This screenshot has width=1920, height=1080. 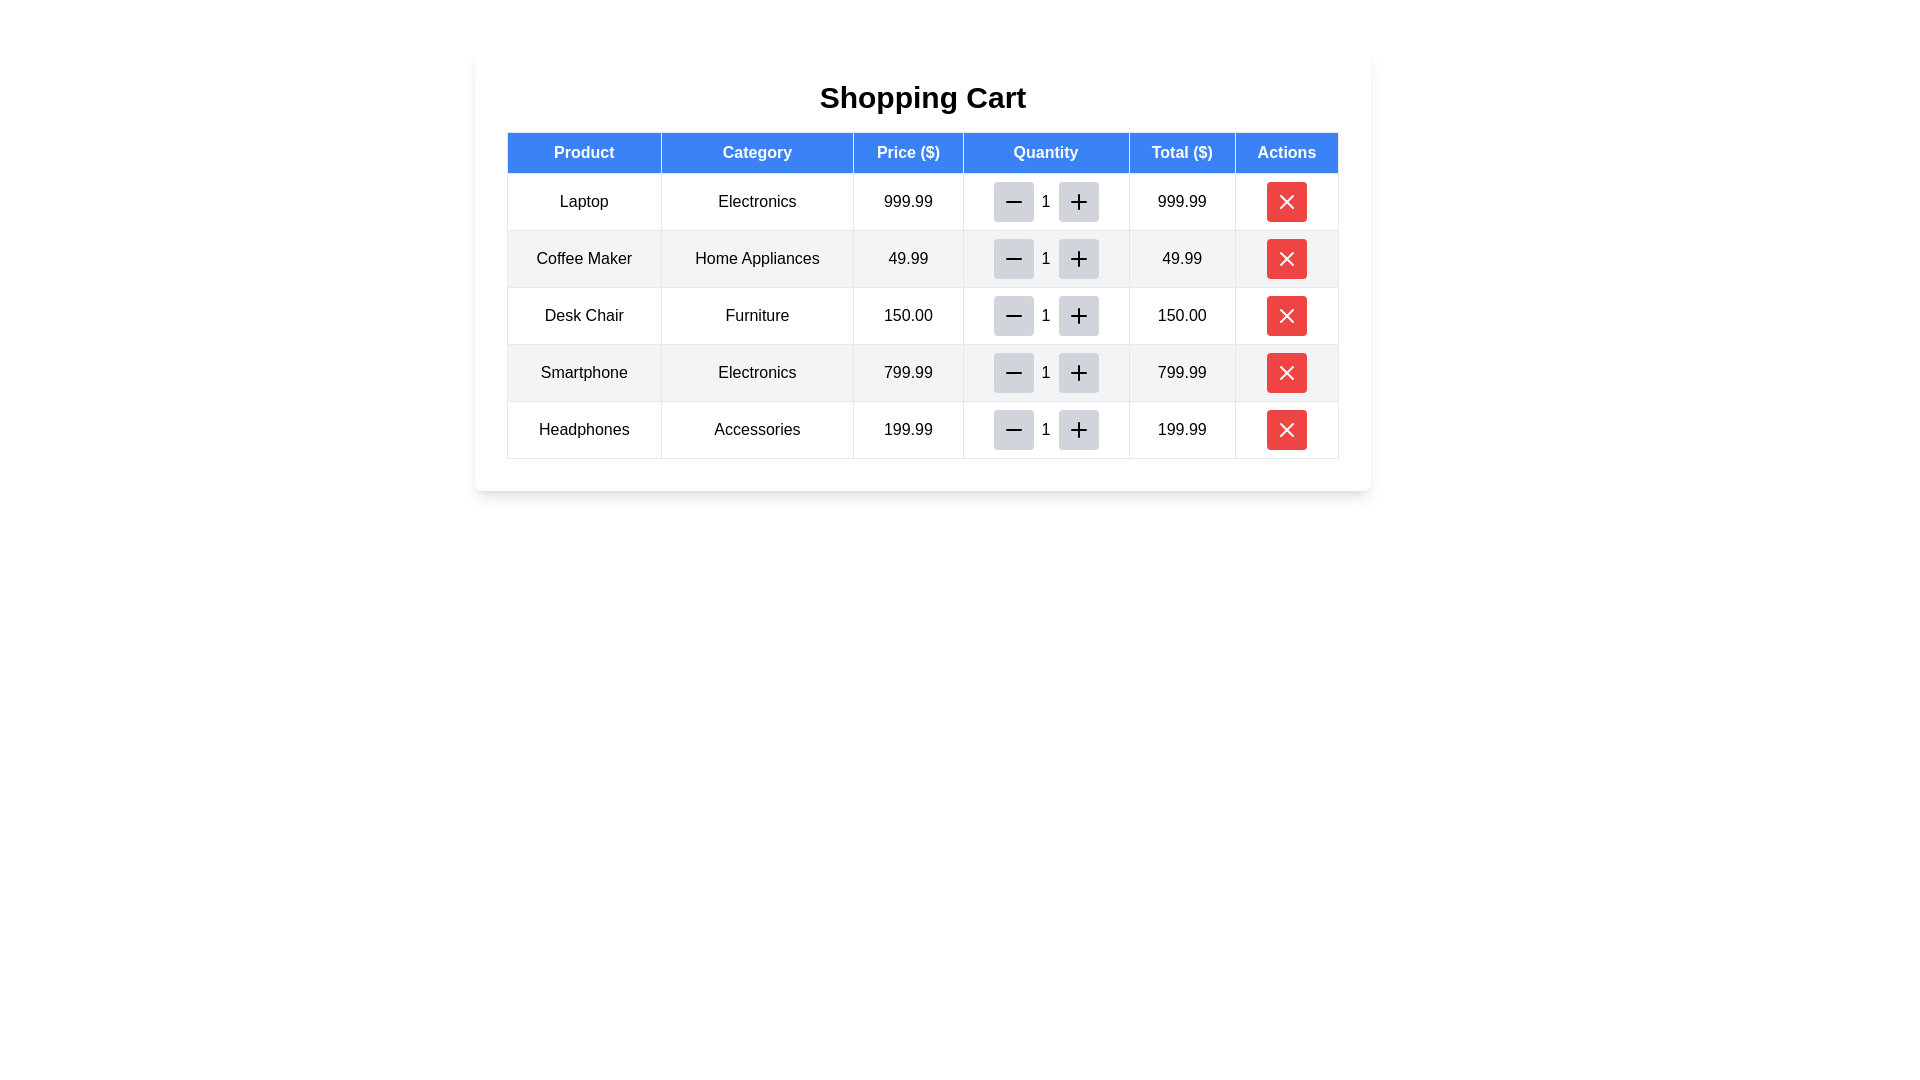 What do you see at coordinates (907, 152) in the screenshot?
I see `the third cell in the header row of the table, which indicates the price of the product in dollars` at bounding box center [907, 152].